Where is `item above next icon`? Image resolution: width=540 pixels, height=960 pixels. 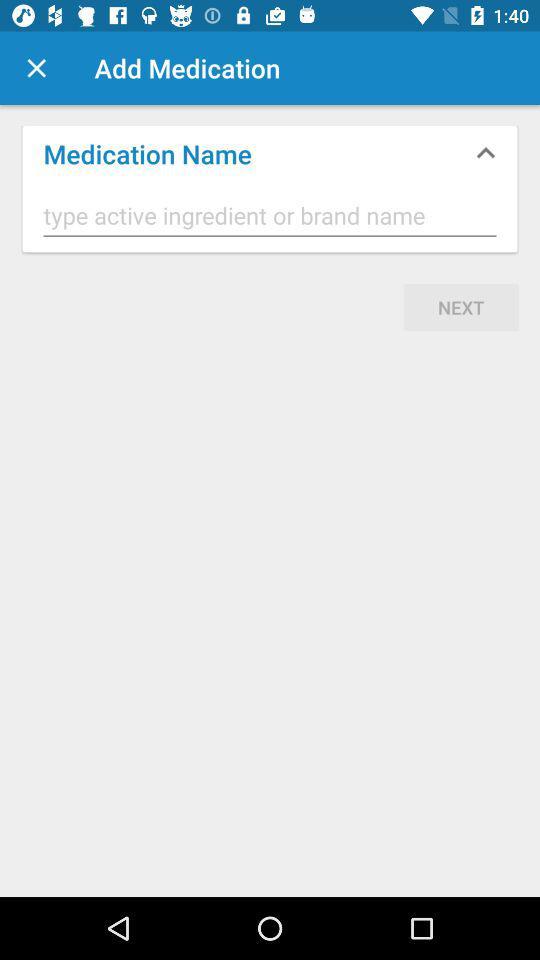
item above next icon is located at coordinates (270, 216).